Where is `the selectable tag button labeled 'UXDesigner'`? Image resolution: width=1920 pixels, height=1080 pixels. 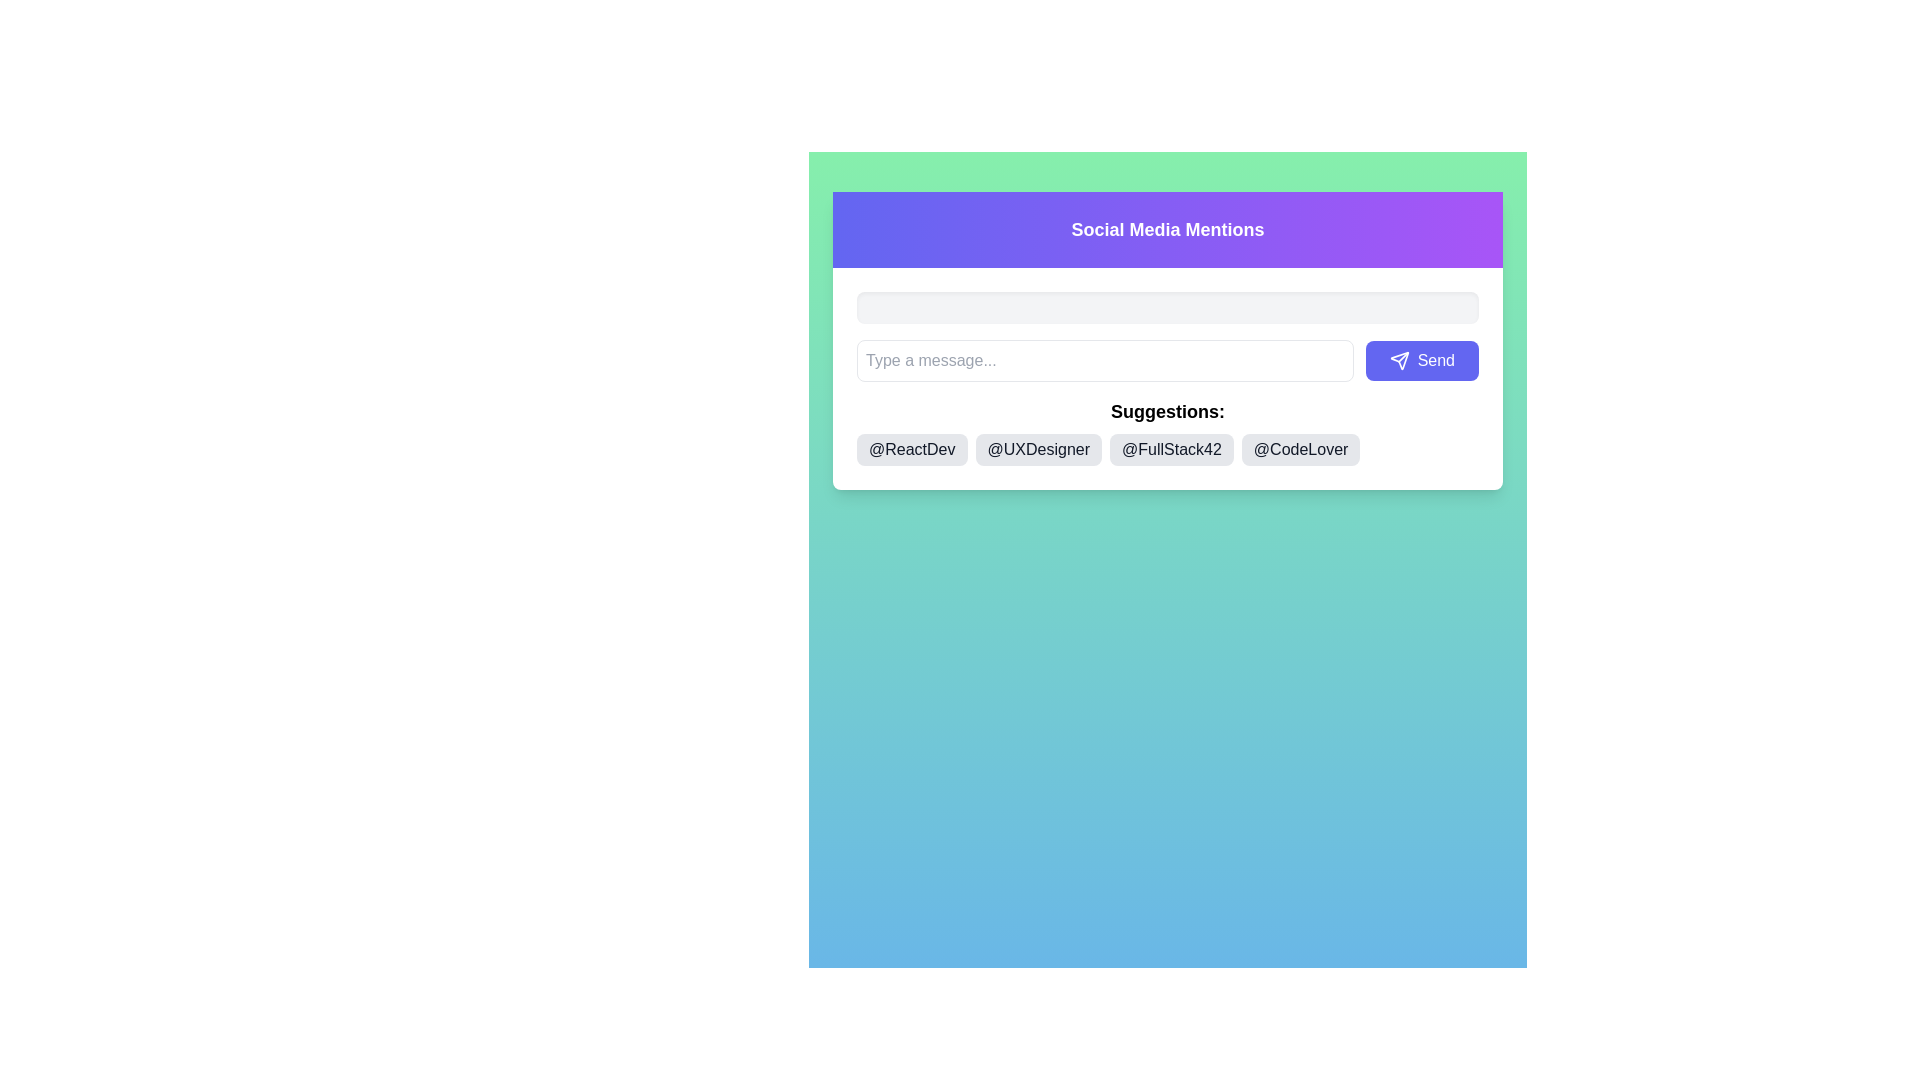
the selectable tag button labeled 'UXDesigner' is located at coordinates (1038, 450).